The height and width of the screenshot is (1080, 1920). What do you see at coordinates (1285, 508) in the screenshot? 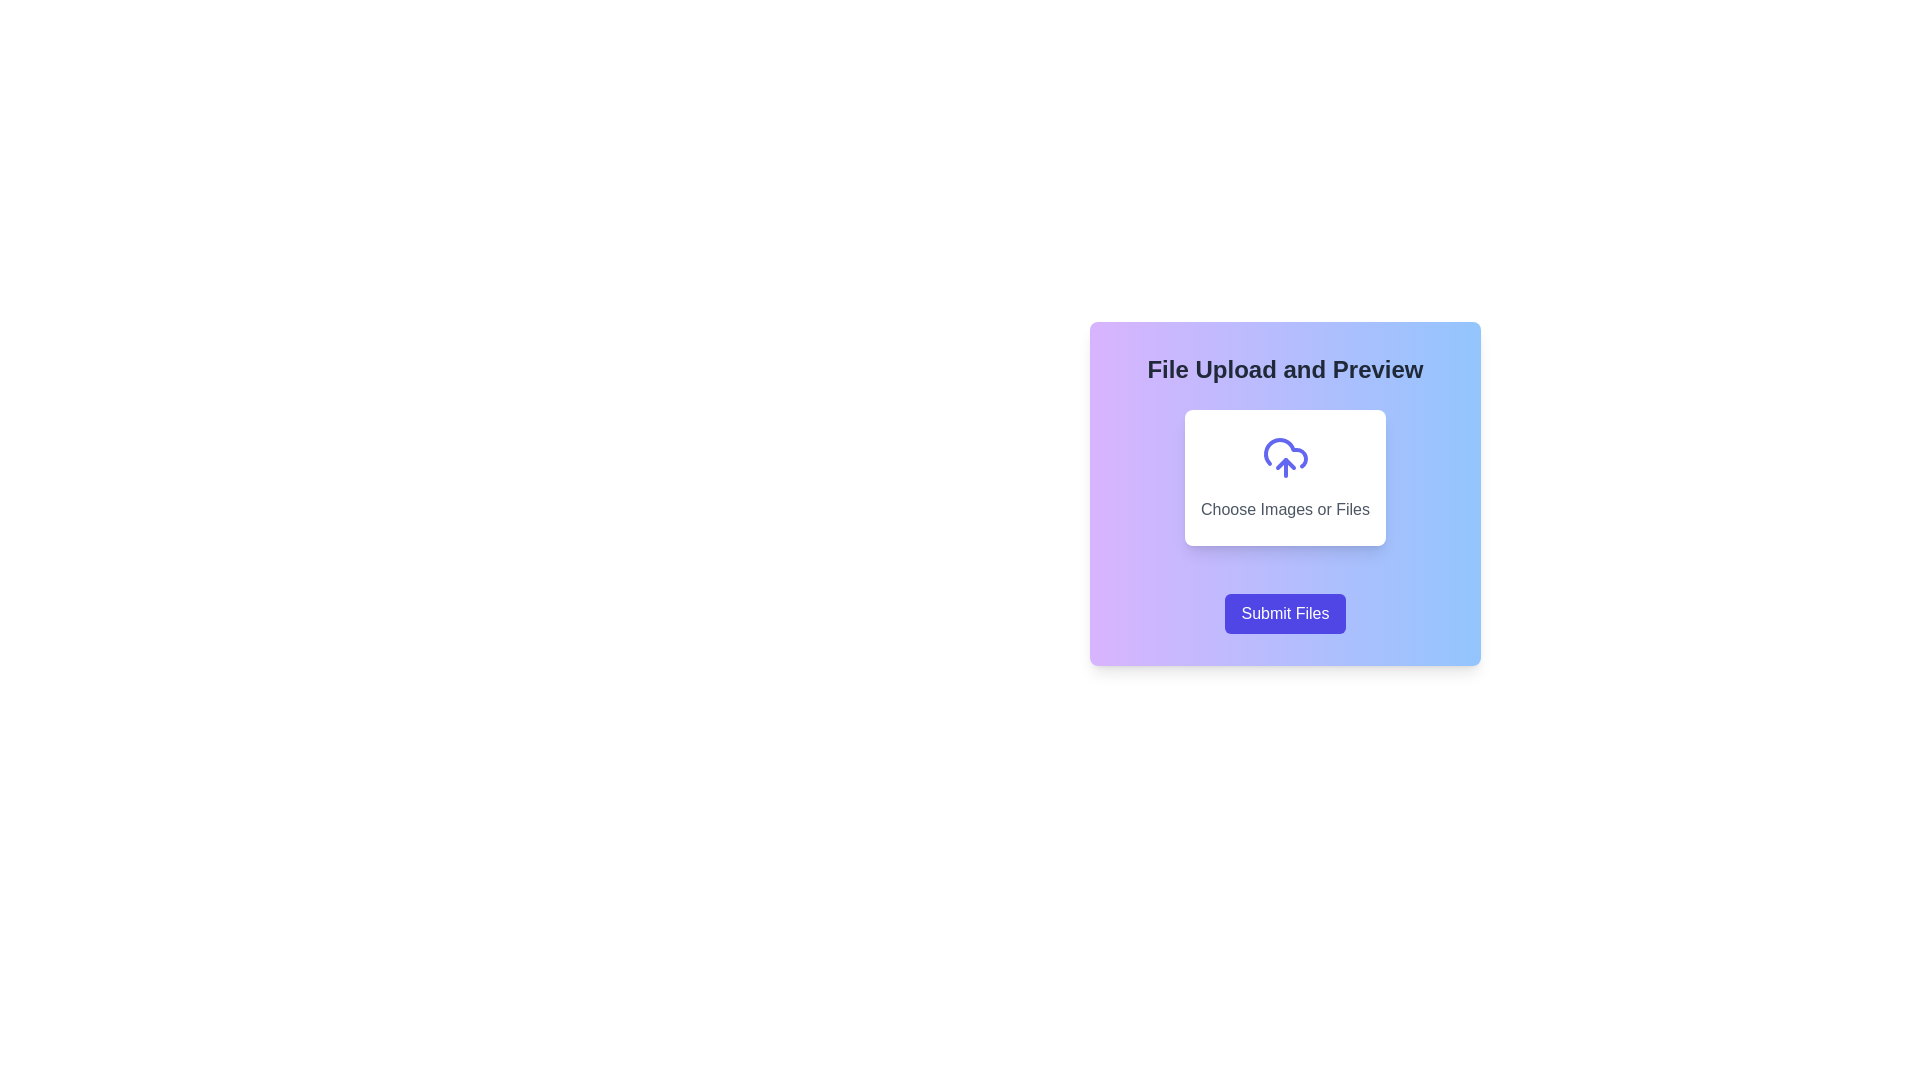
I see `text label that says 'Choose Images or Files' located at the bottom of the card component with a white background and rounded corners` at bounding box center [1285, 508].